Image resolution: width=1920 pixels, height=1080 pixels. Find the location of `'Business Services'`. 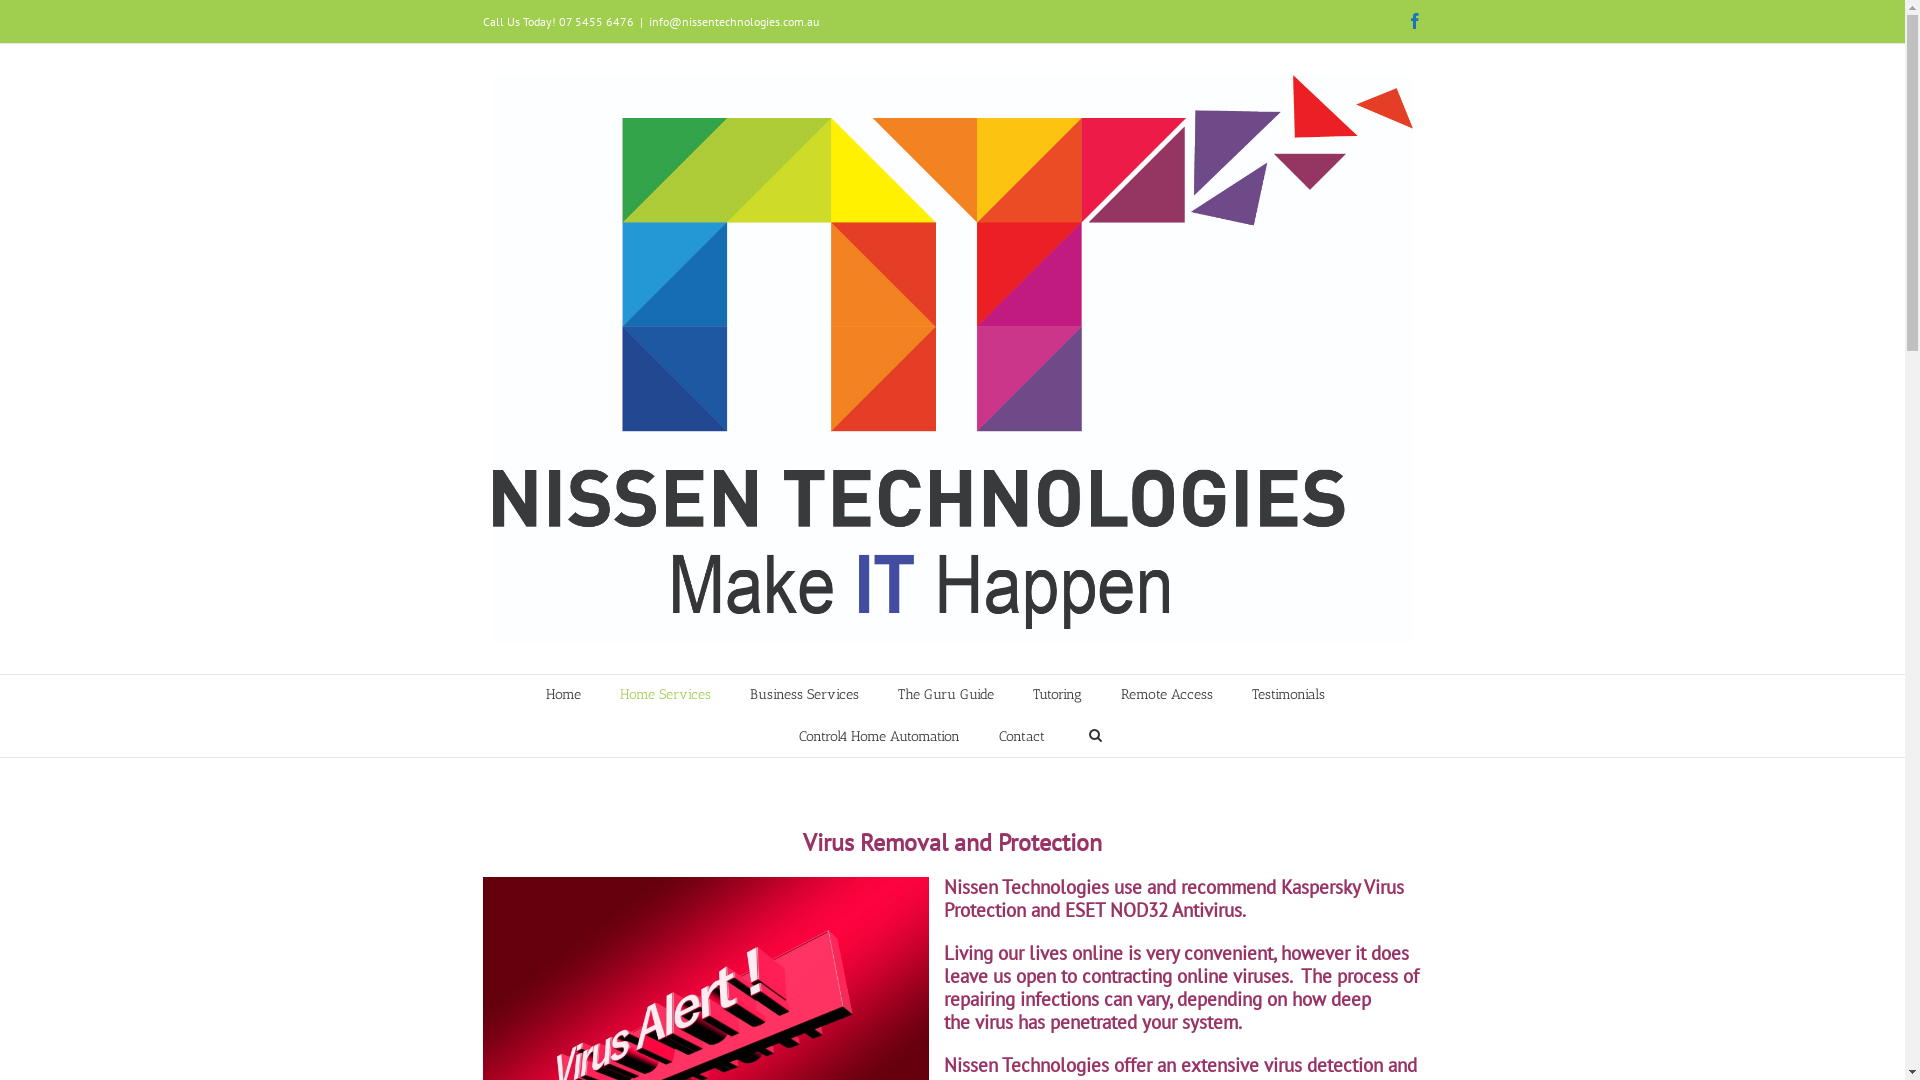

'Business Services' is located at coordinates (748, 693).